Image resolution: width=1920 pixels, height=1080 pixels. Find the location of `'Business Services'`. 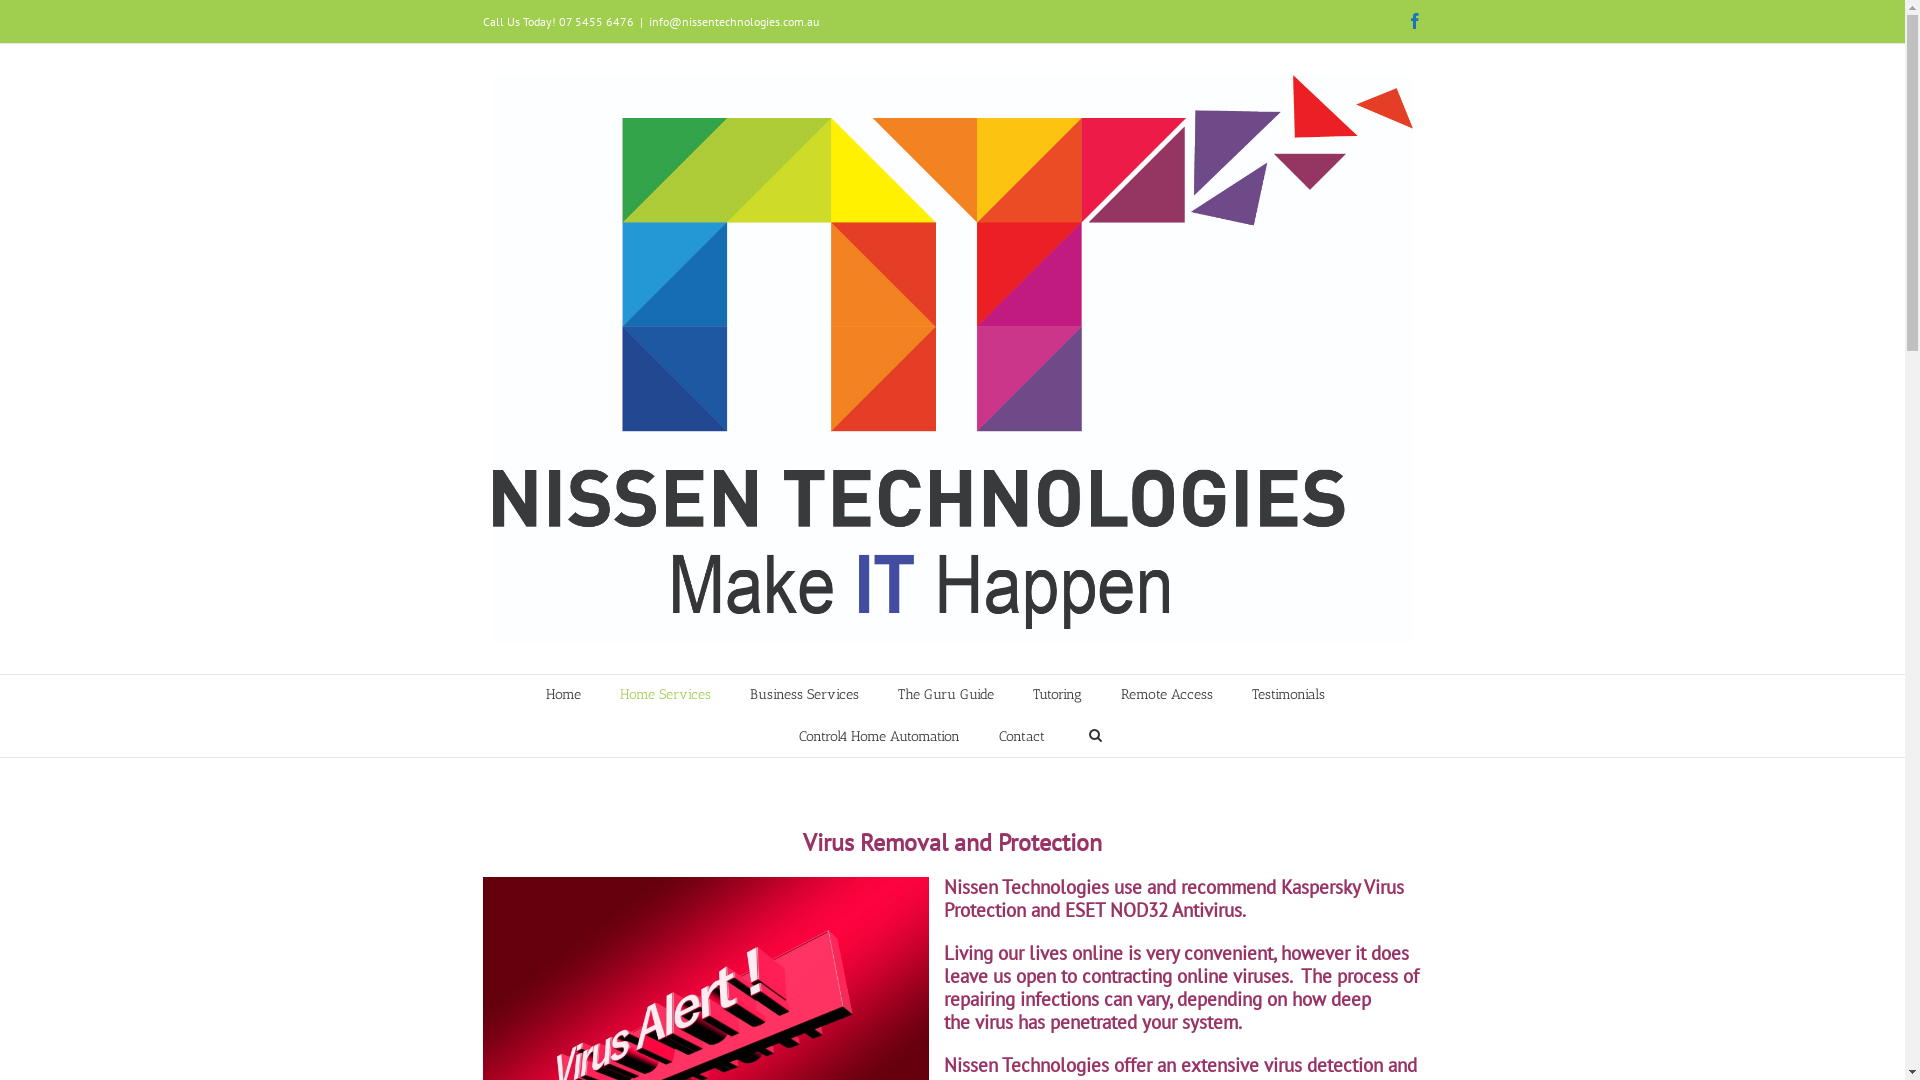

'Business Services' is located at coordinates (748, 693).